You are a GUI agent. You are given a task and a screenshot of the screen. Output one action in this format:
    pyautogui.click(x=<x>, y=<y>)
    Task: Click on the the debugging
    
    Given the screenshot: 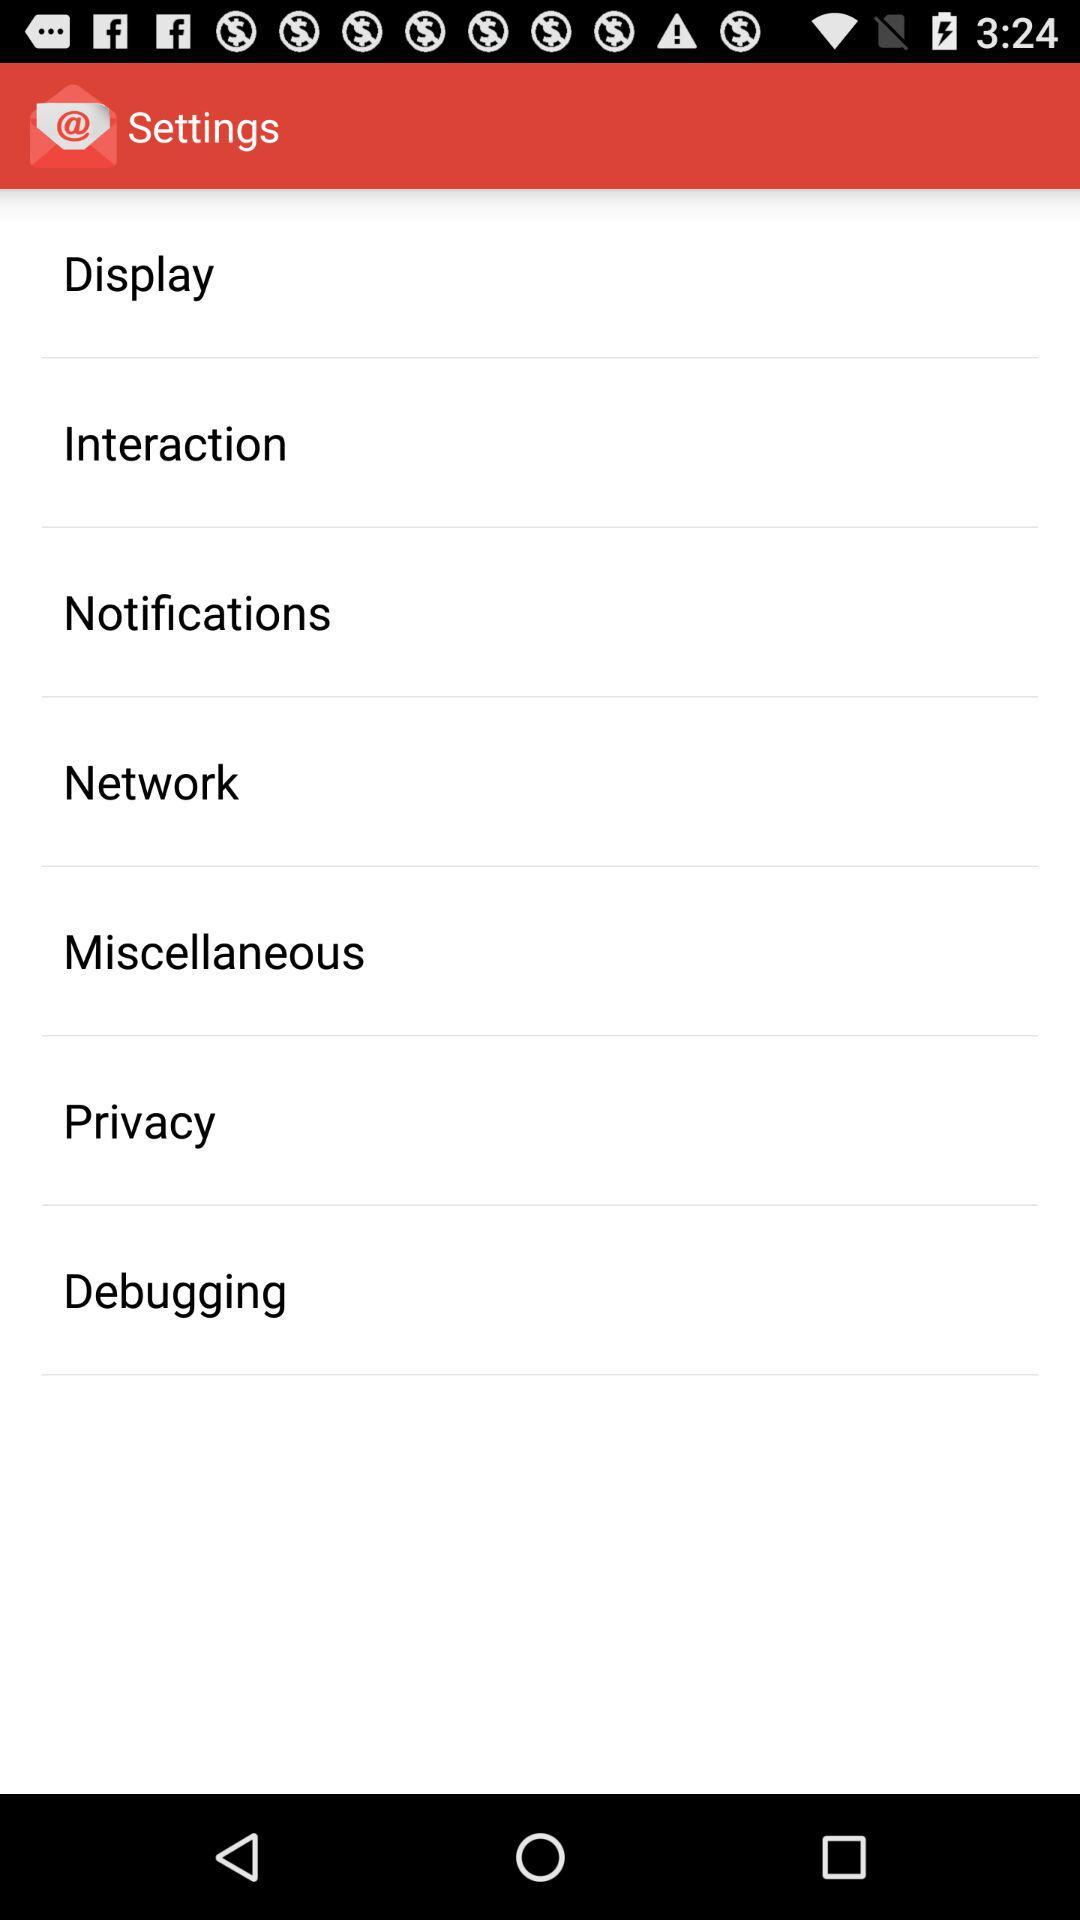 What is the action you would take?
    pyautogui.click(x=174, y=1289)
    